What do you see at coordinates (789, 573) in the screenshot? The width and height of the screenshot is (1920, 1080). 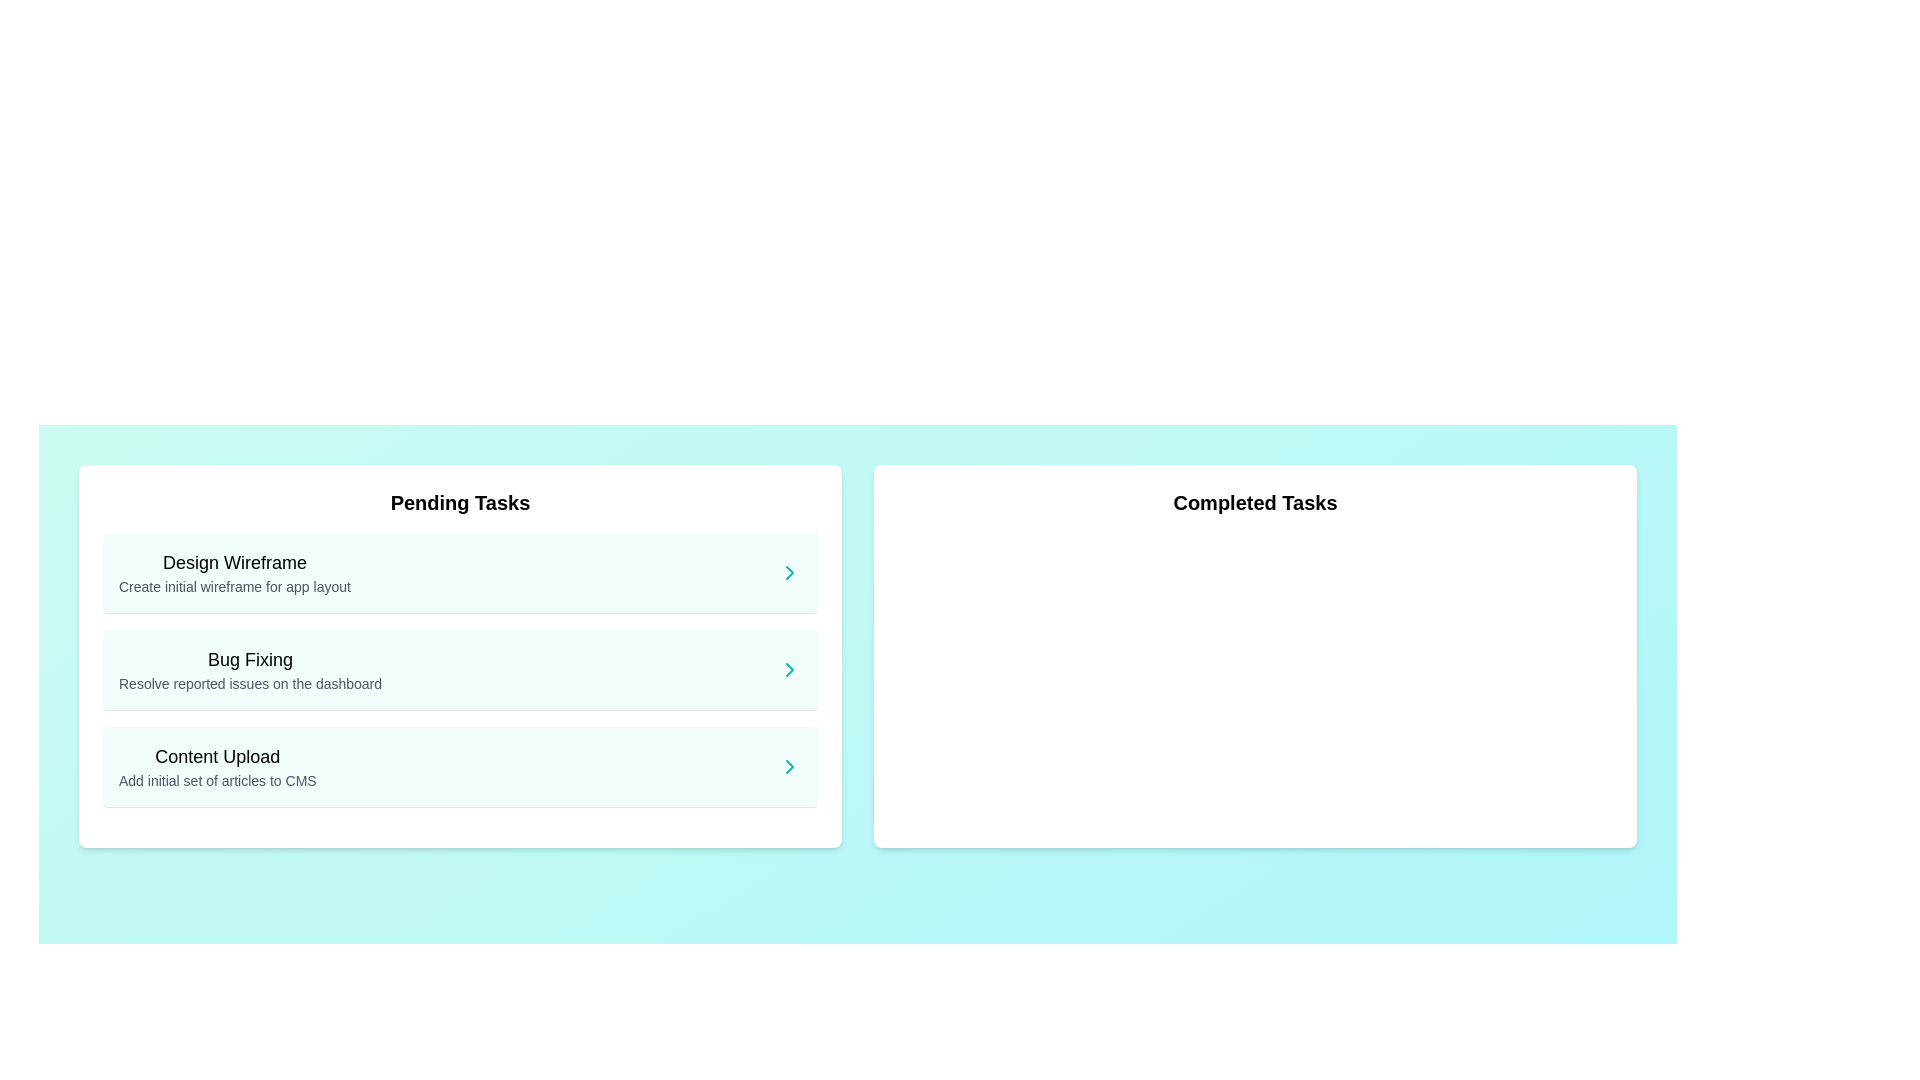 I see `the rightward chevron icon located in the 'Pending Tasks' section adjacent to the 'Design Wireframe' task` at bounding box center [789, 573].